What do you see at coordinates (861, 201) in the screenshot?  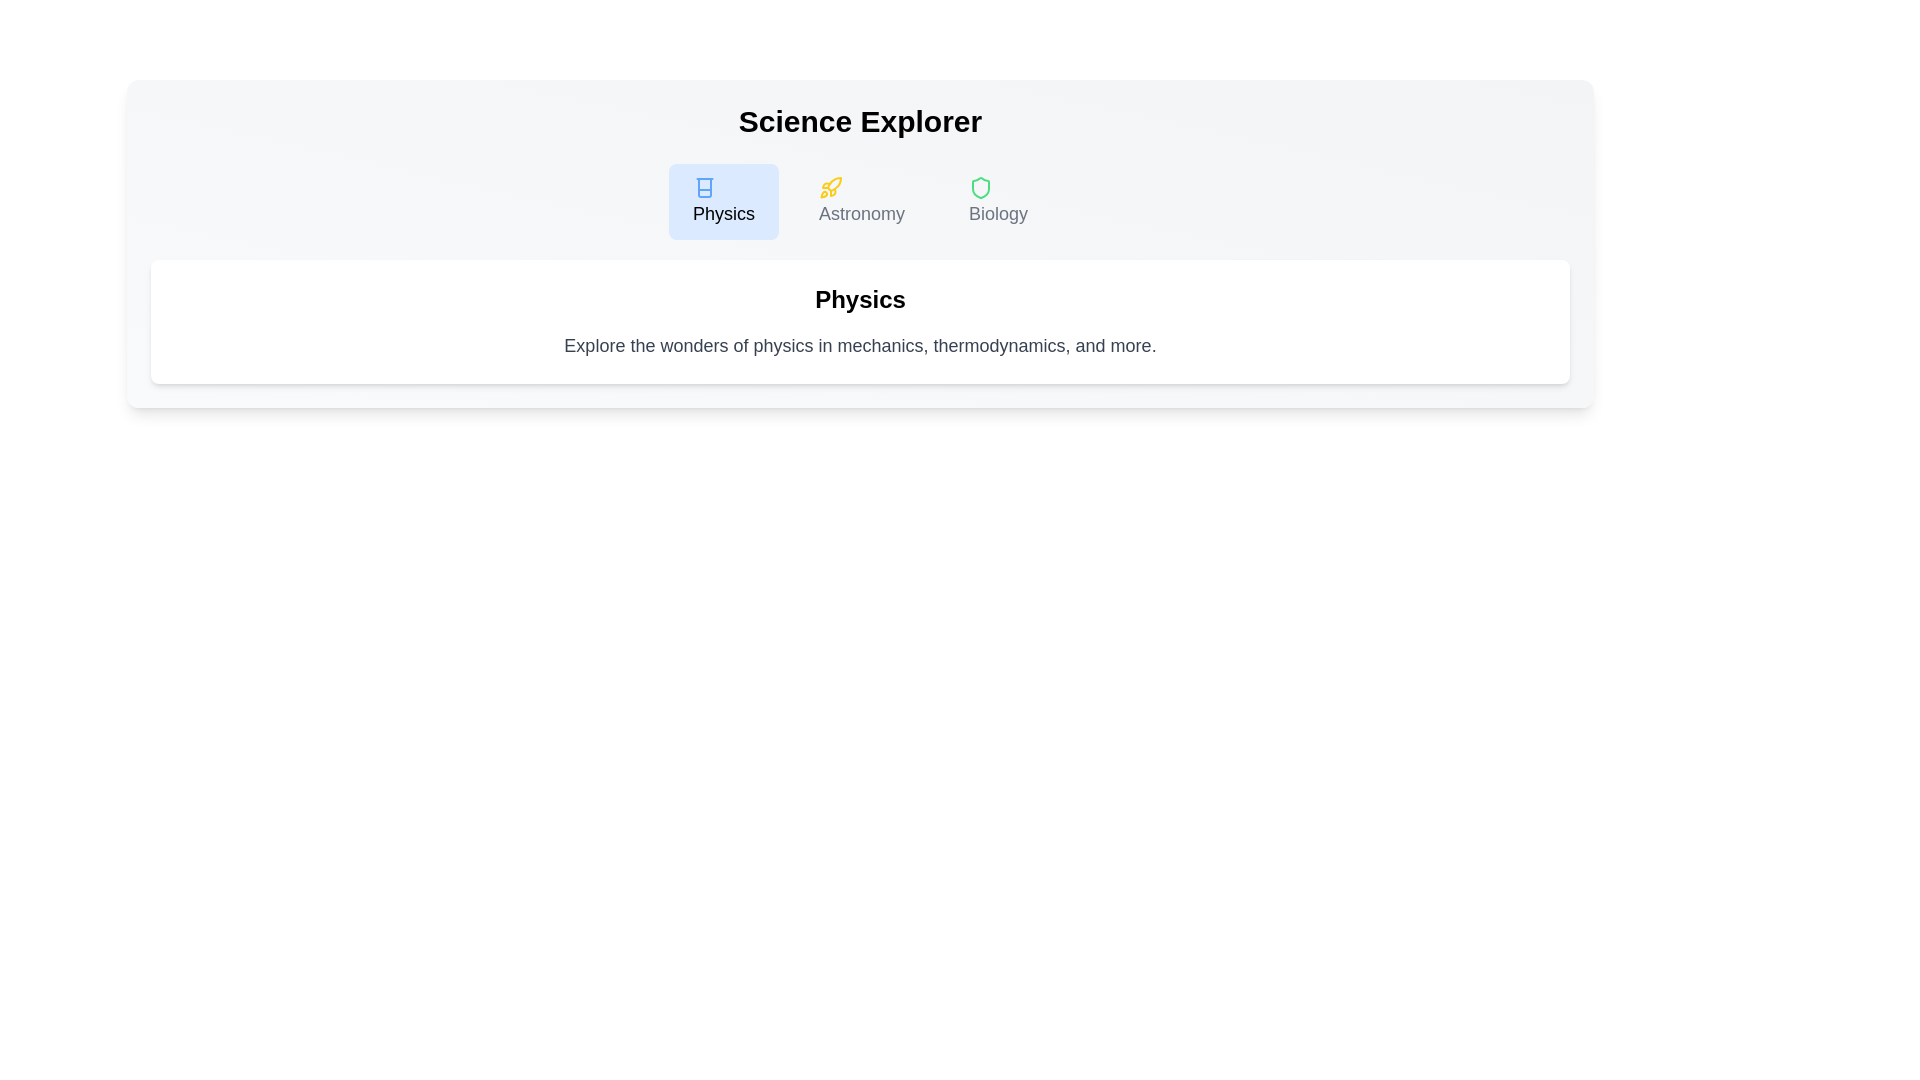 I see `the Astronomy tab by clicking on its respective button` at bounding box center [861, 201].